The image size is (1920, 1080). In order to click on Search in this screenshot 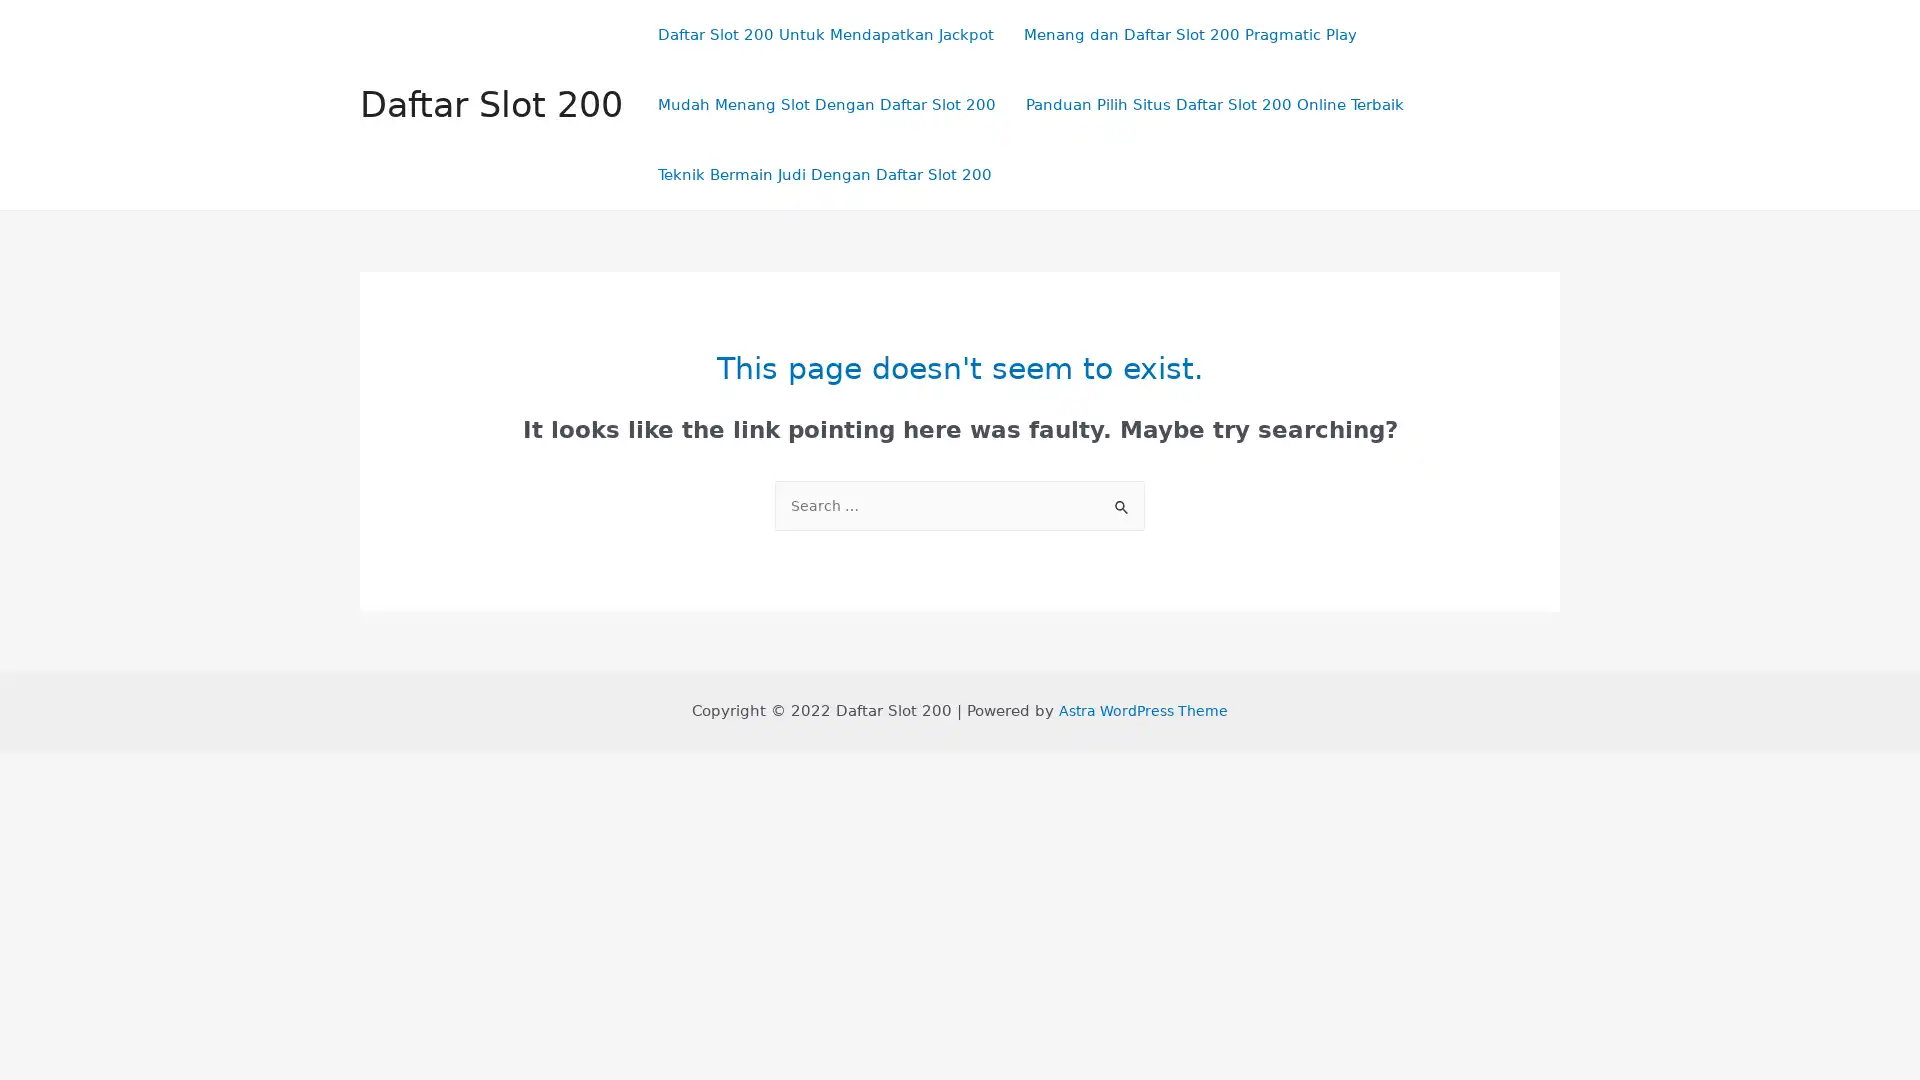, I will do `click(1122, 500)`.